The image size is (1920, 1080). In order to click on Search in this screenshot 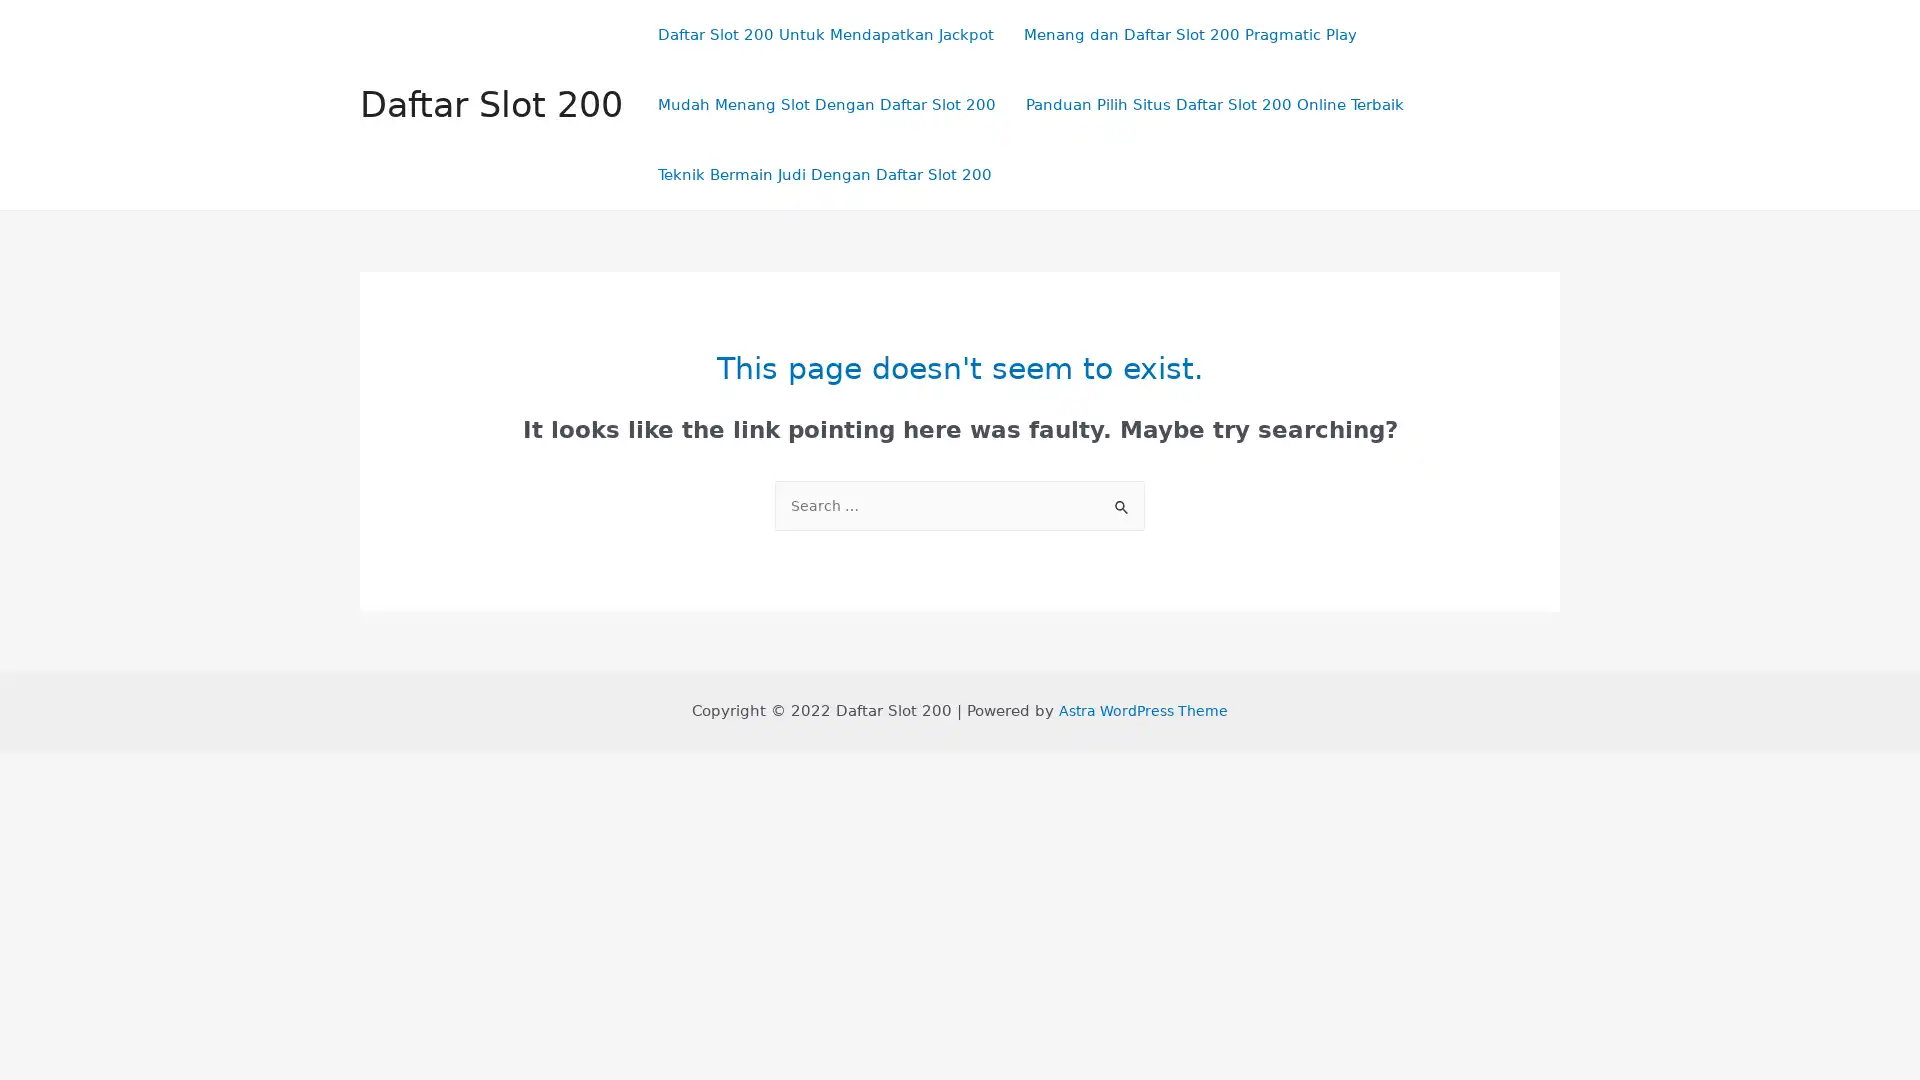, I will do `click(1122, 500)`.